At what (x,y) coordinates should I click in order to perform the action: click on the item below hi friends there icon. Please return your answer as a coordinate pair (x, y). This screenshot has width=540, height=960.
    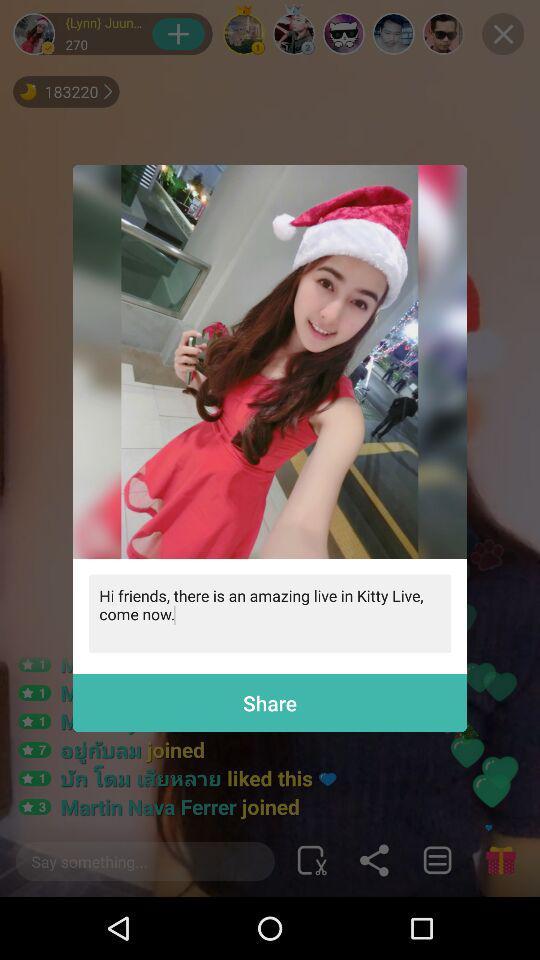
    Looking at the image, I should click on (270, 703).